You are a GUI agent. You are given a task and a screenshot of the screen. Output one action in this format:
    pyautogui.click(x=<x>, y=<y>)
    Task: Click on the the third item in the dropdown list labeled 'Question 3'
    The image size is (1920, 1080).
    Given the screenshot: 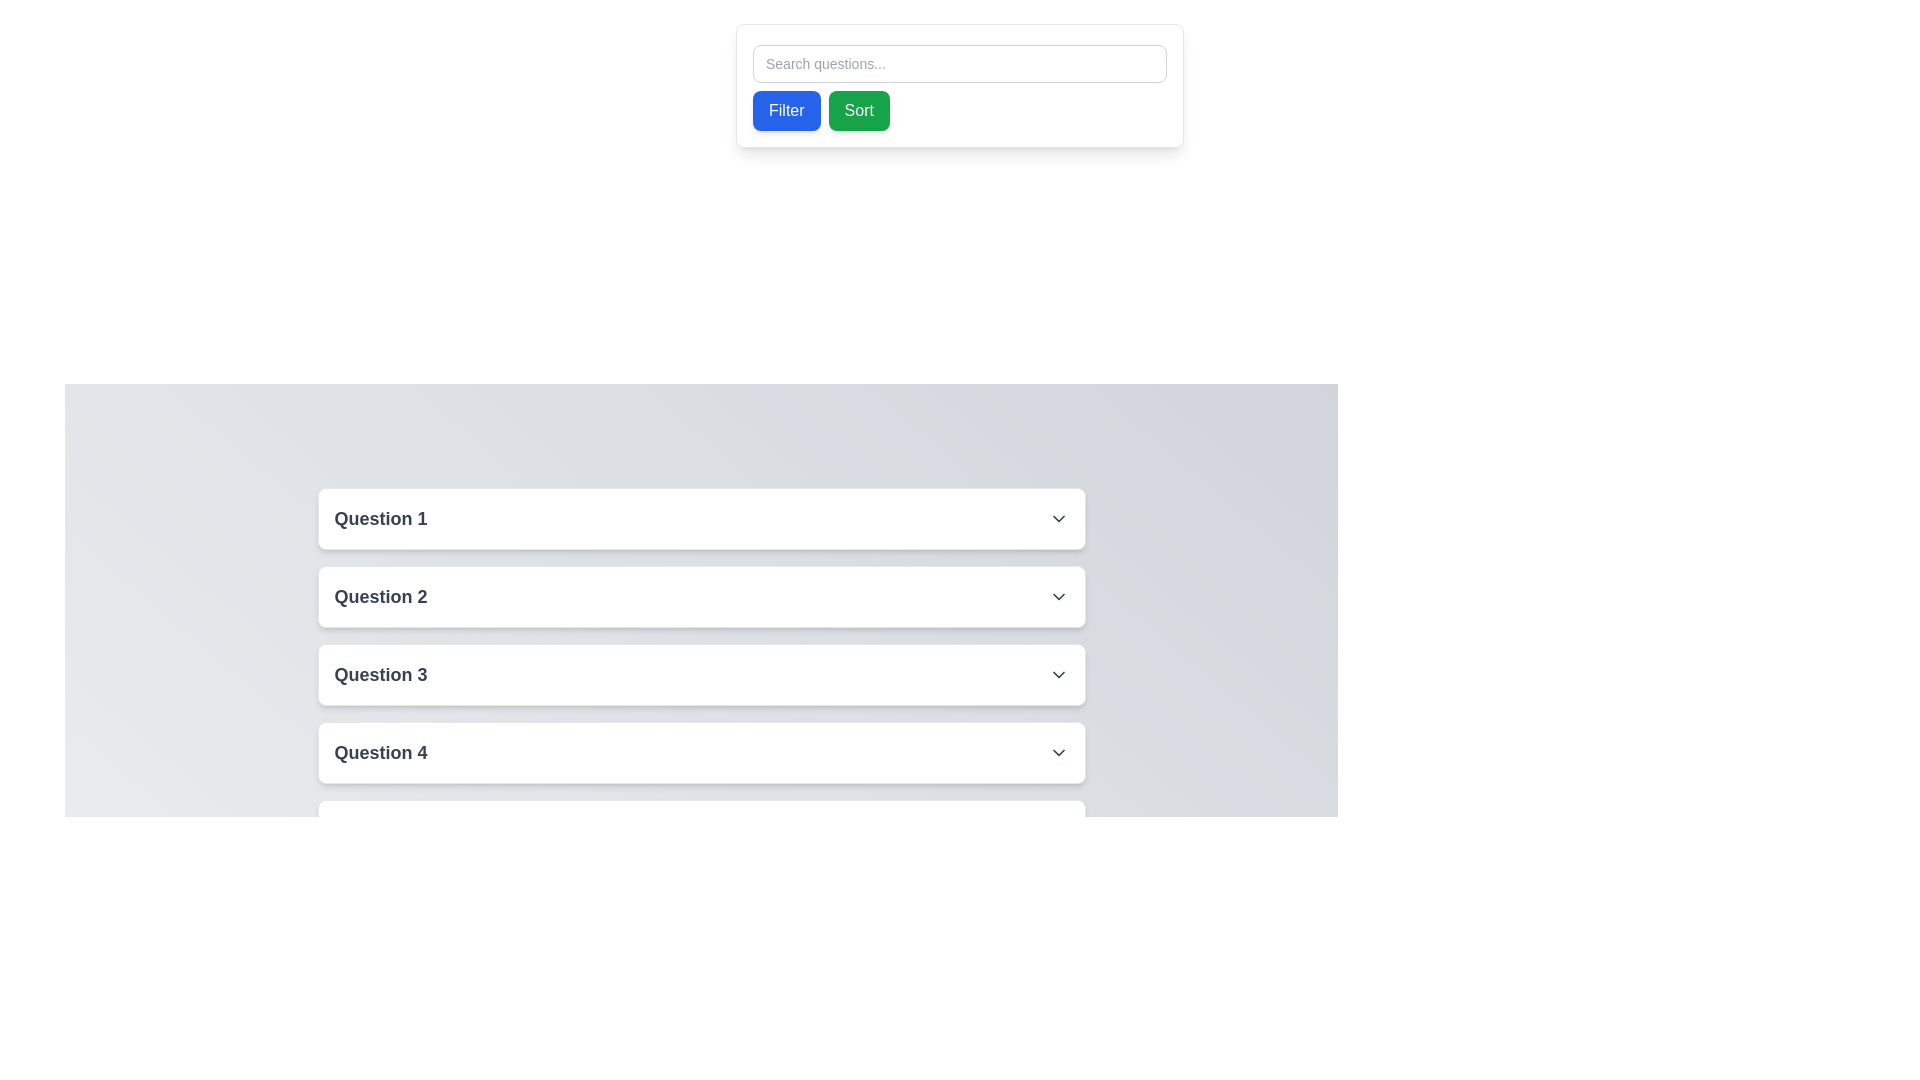 What is the action you would take?
    pyautogui.click(x=701, y=675)
    